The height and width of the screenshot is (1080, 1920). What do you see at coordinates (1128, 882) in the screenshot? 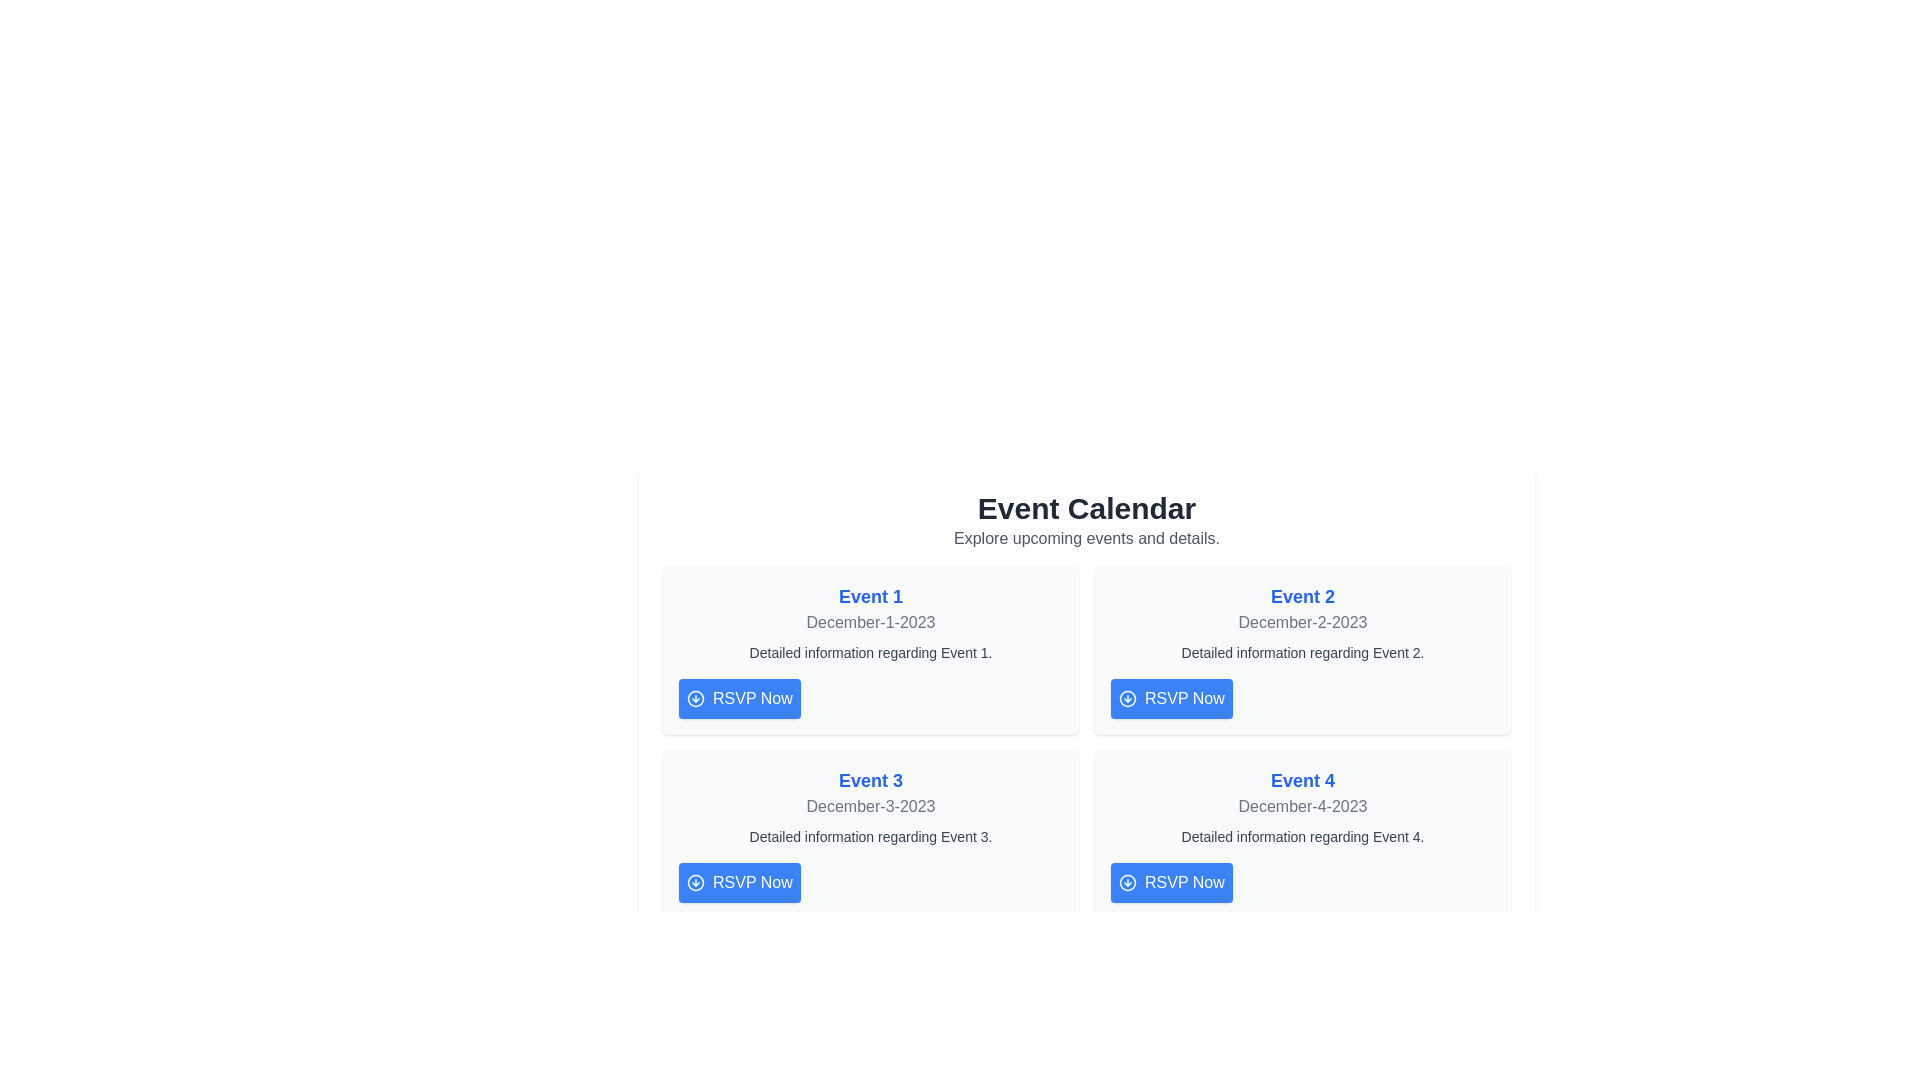
I see `the SVG-based icon within the 'RSVP Now' button located at the bottom-right section of the layout for 'Event 4'` at bounding box center [1128, 882].